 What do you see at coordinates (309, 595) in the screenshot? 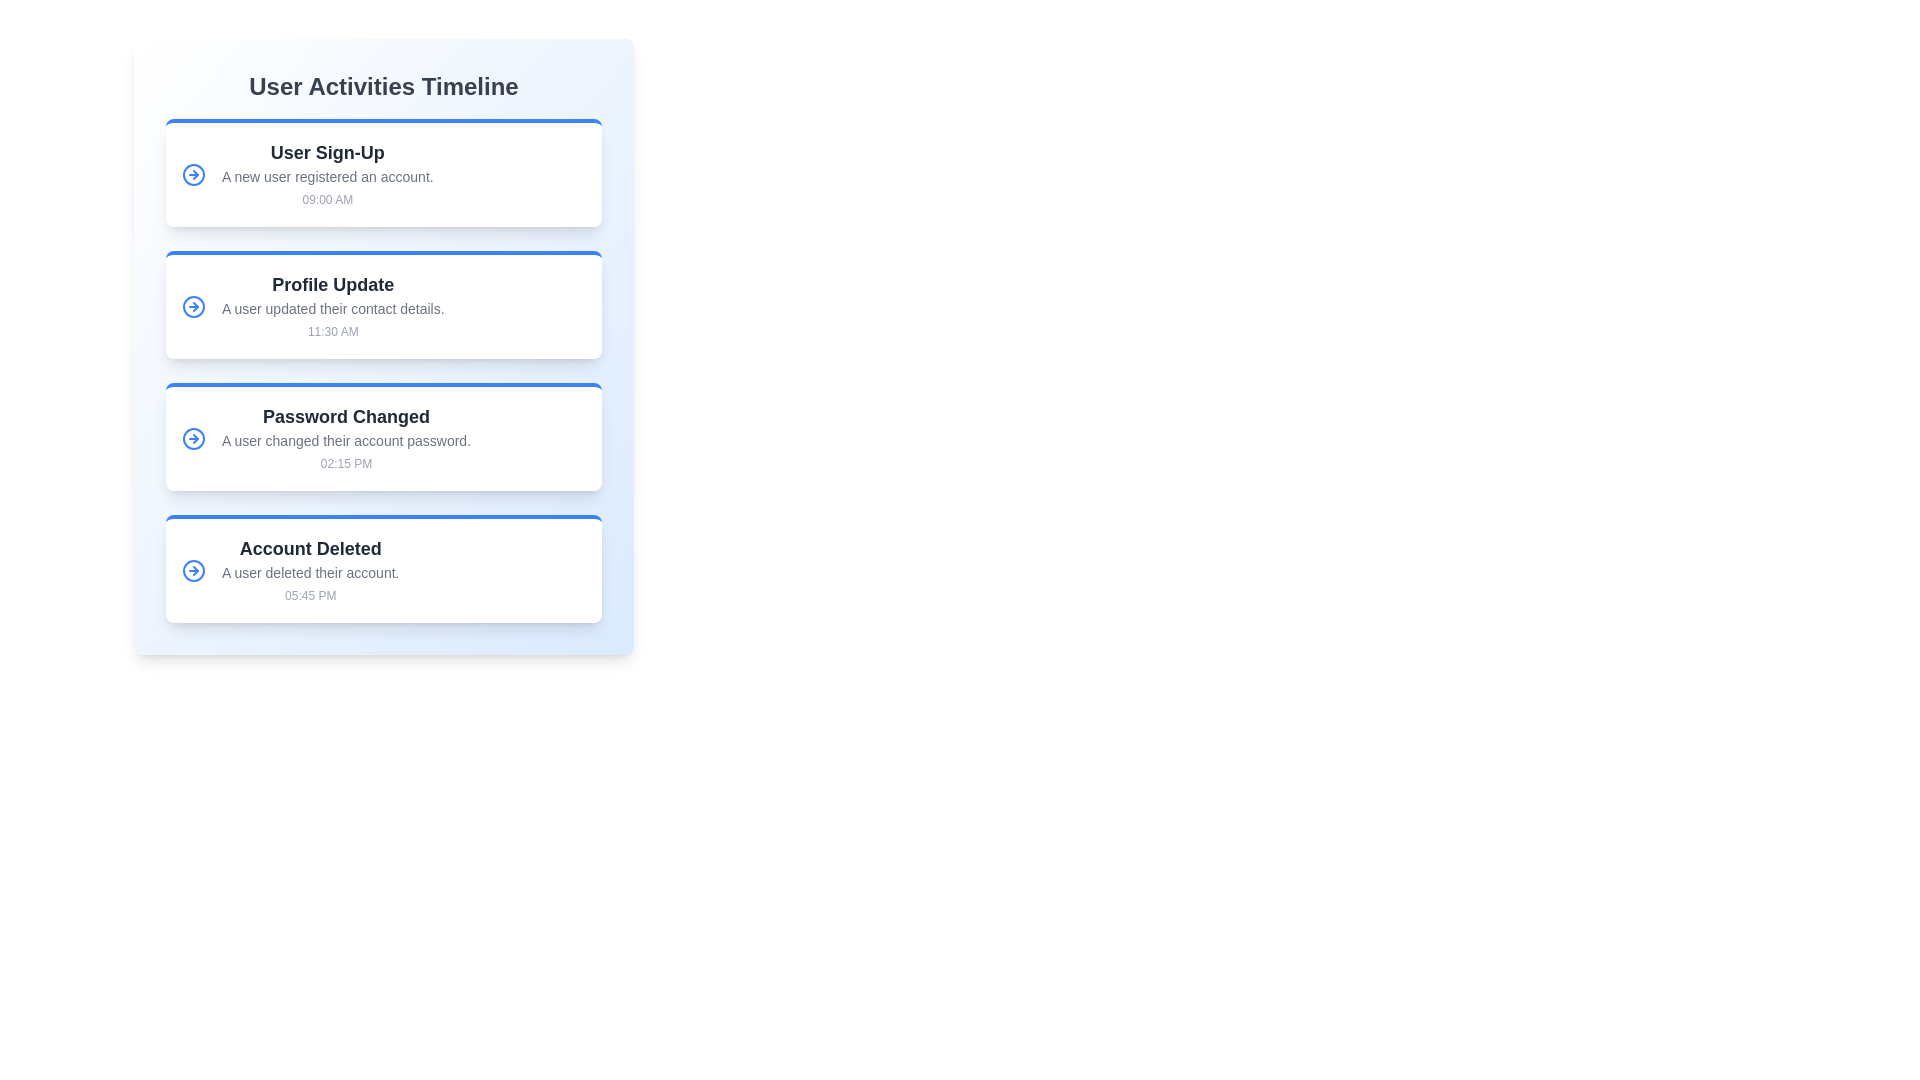
I see `the timestamp text label indicating the time of the 'Account Deleted' event, located at the bottom-right corner of the card containing the 'Account Deleted' message` at bounding box center [309, 595].